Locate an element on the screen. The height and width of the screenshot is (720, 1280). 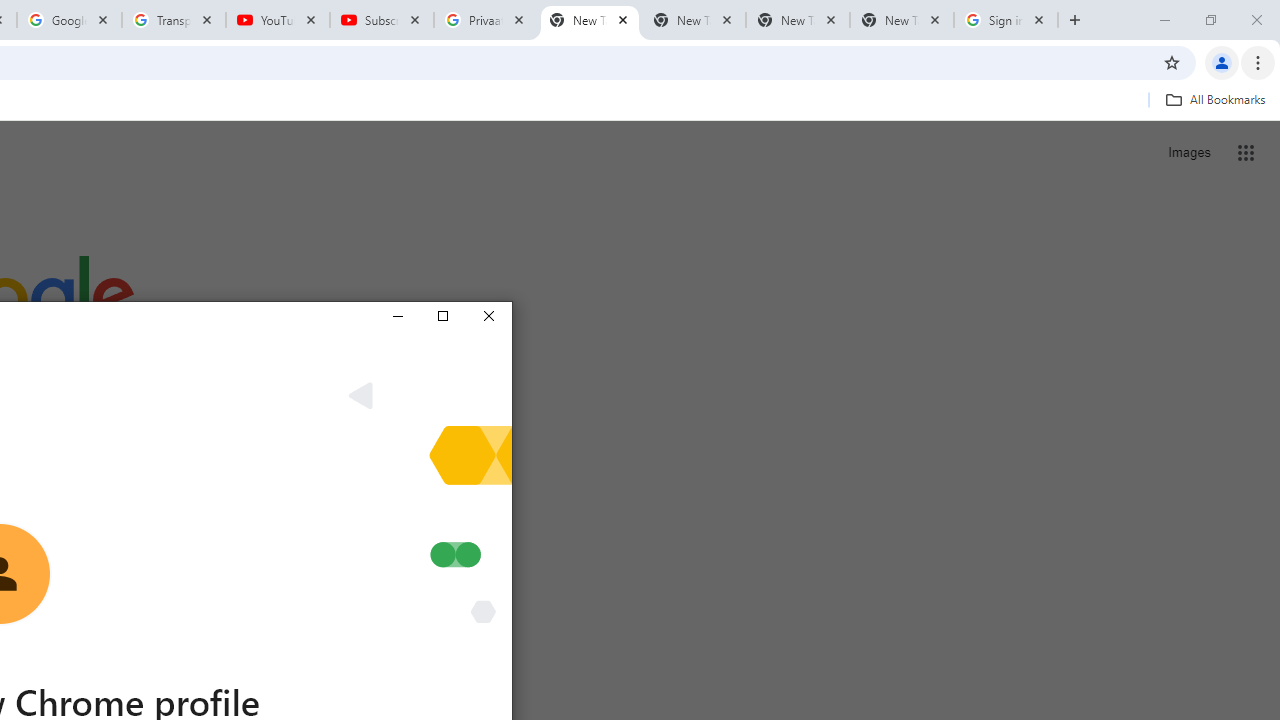
'Subscriptions - YouTube' is located at coordinates (382, 20).